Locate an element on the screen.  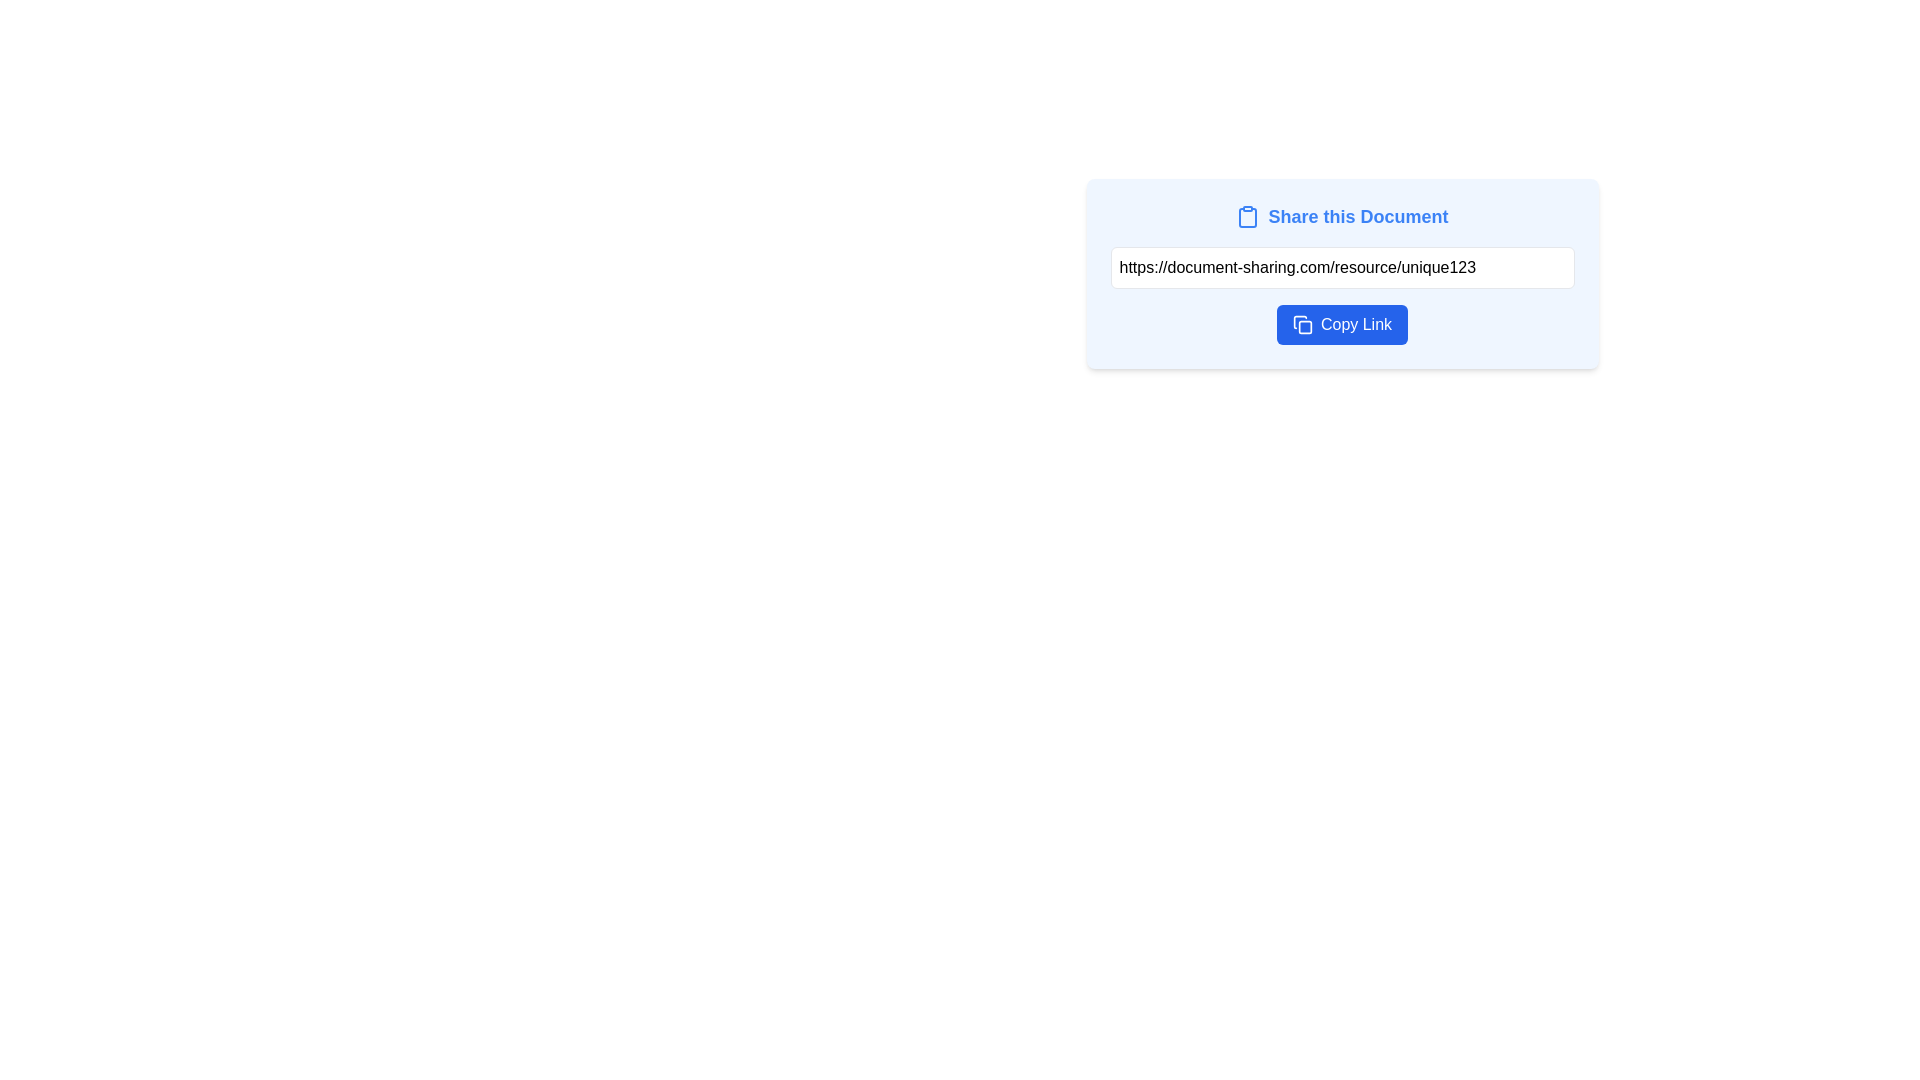
the clipboard icon, which has a minimalistic design featuring an outer rectangular frame and an inner clip element, located near the top-left corner of the share button area is located at coordinates (1247, 218).